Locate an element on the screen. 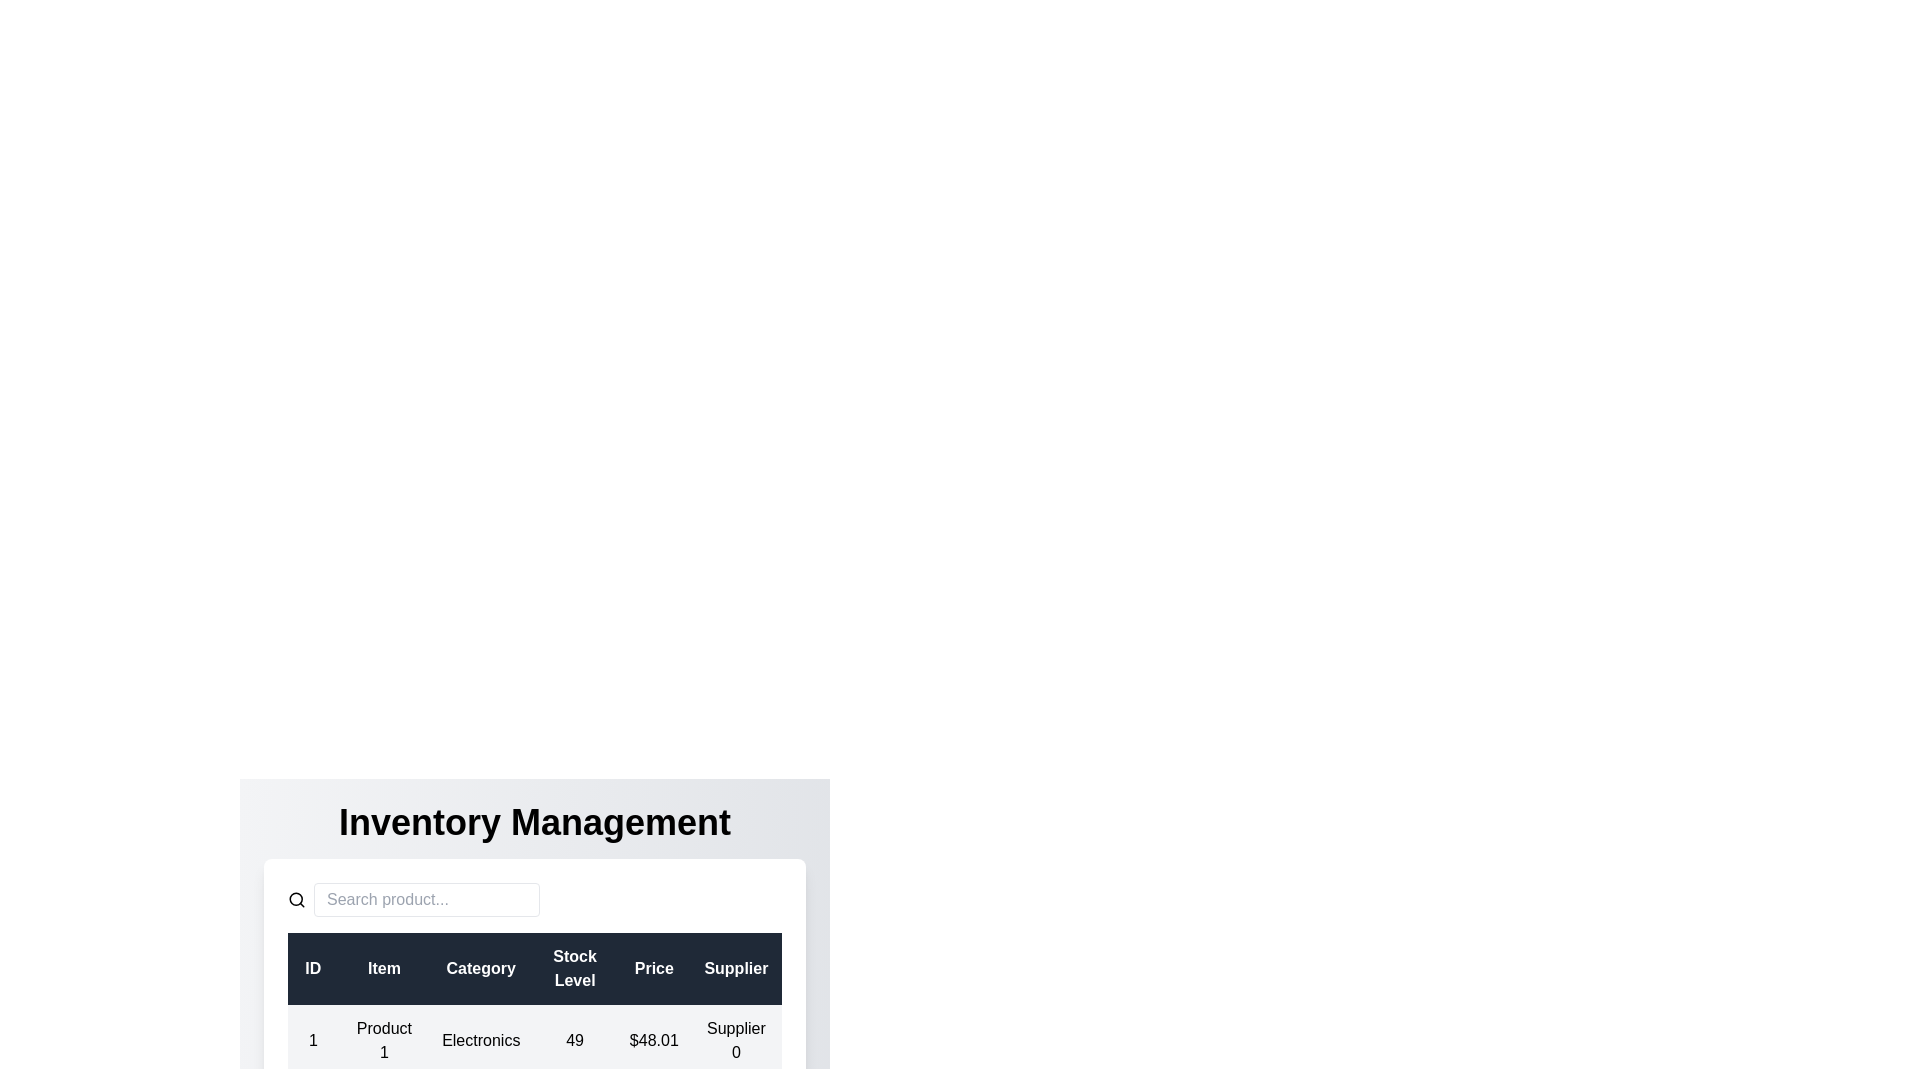  the search bar to inspect its behavior and design is located at coordinates (426, 898).